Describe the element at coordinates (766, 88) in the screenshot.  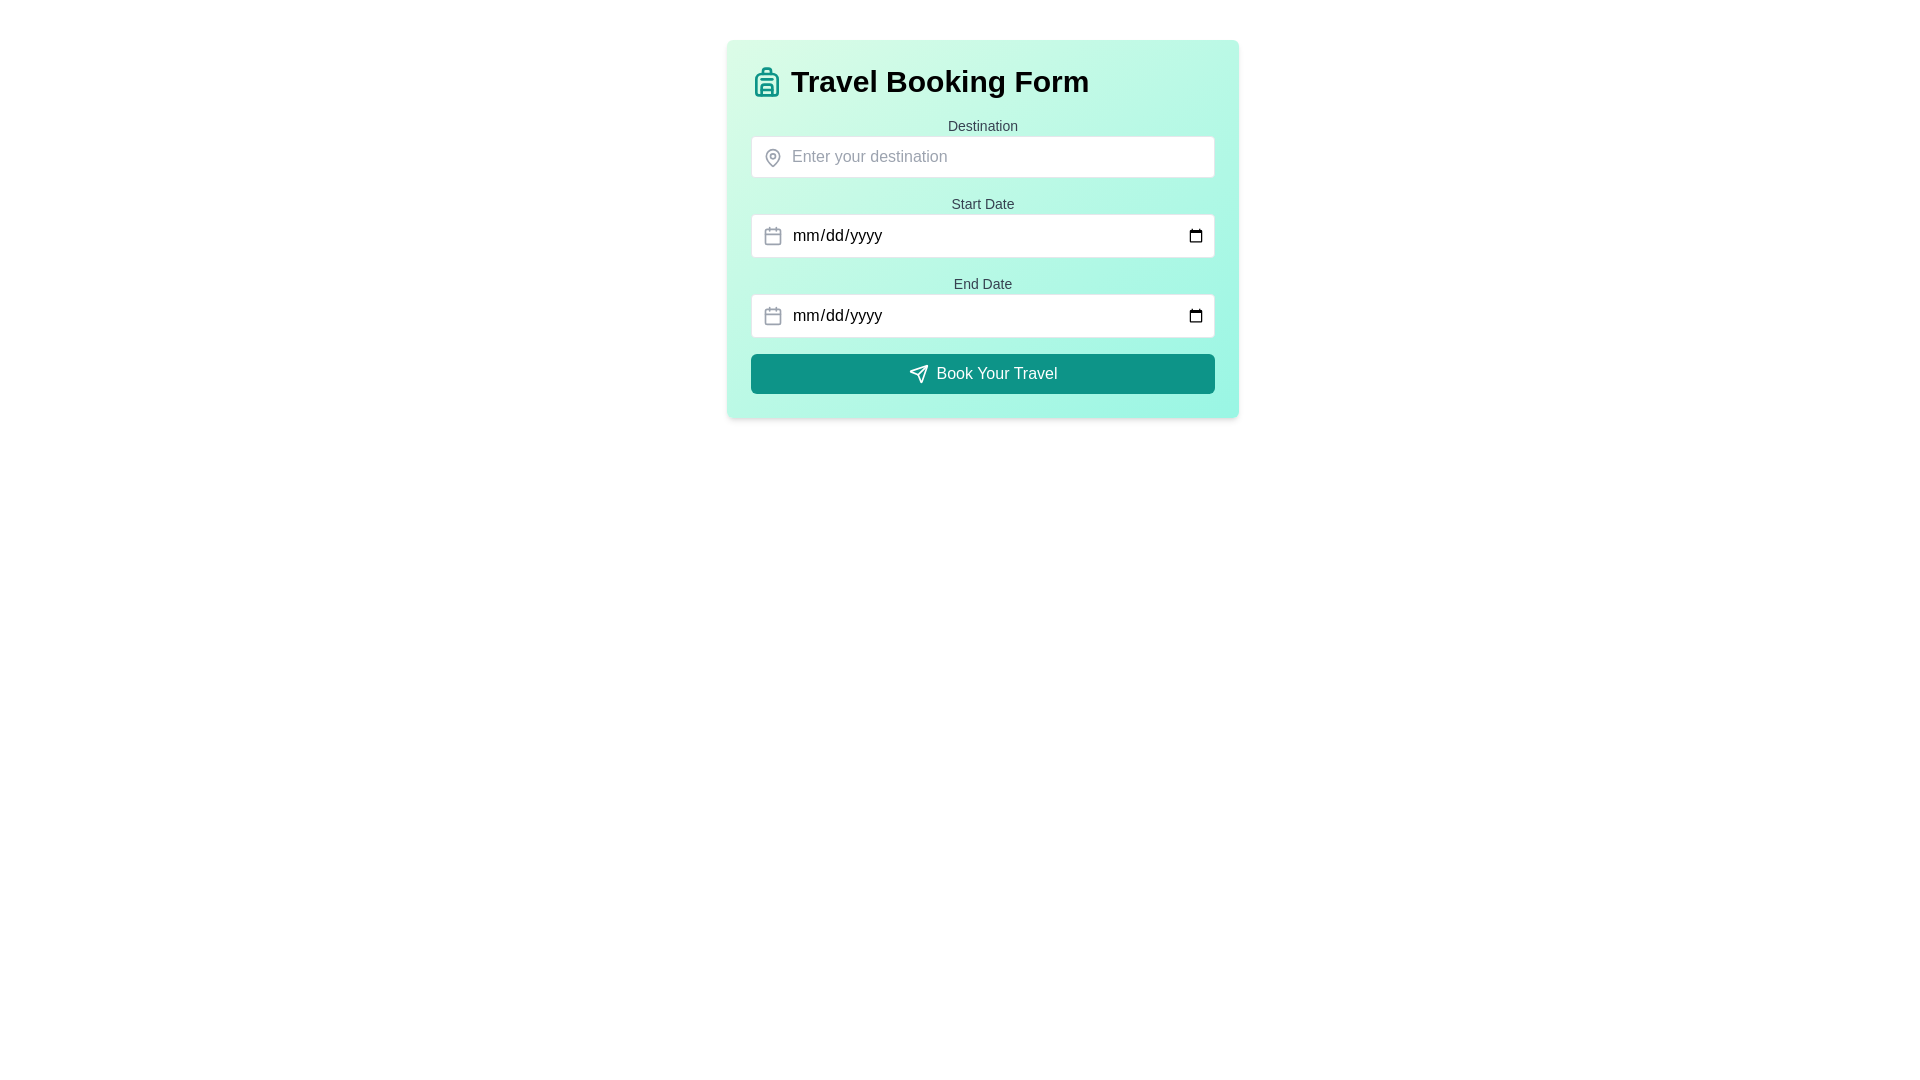
I see `the curved base of the backpack icon in the header section of the travel booking form` at that location.